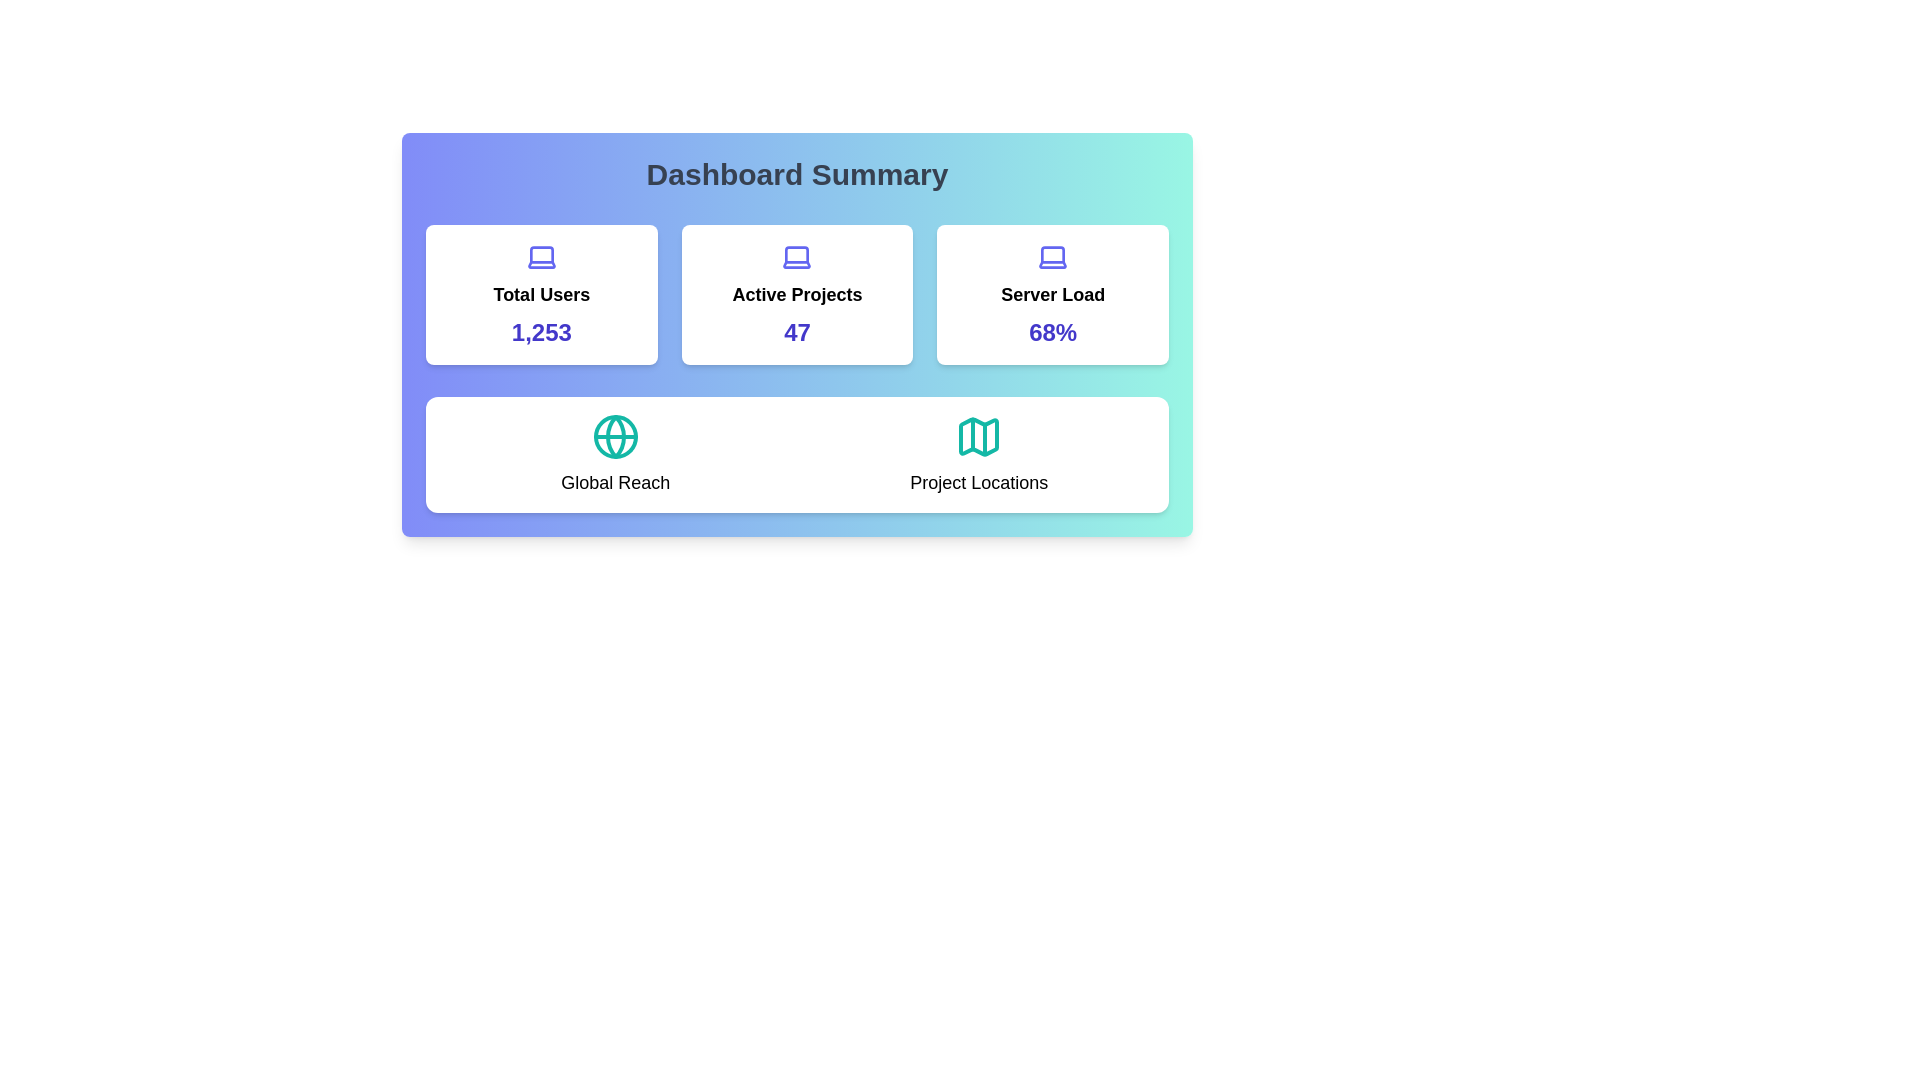  Describe the element at coordinates (541, 294) in the screenshot. I see `the 'Total Users' text label, which is styled in bold and larger font, located within the first card of the top row of the dashboard grid layout, directly below the laptop icon and above the numeric label '1,253'` at that location.